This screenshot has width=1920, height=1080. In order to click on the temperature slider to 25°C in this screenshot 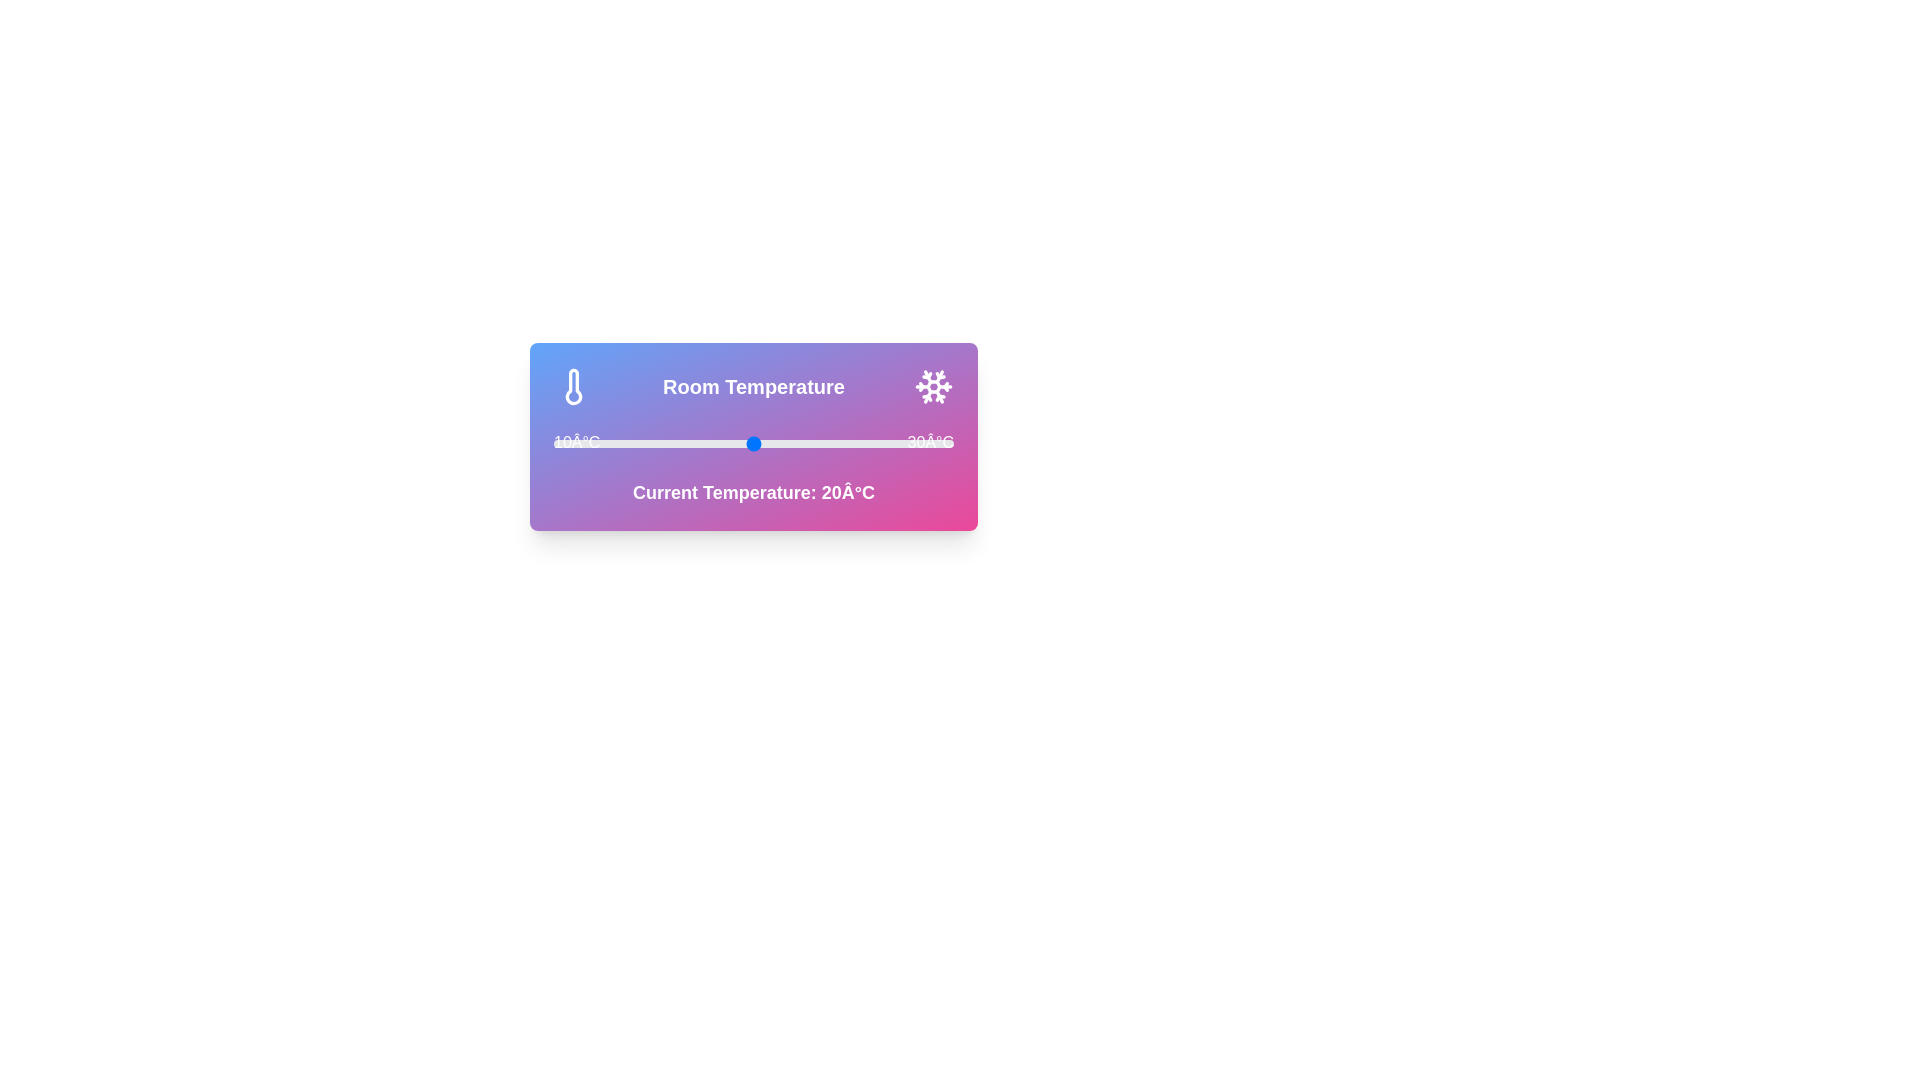, I will do `click(854, 442)`.